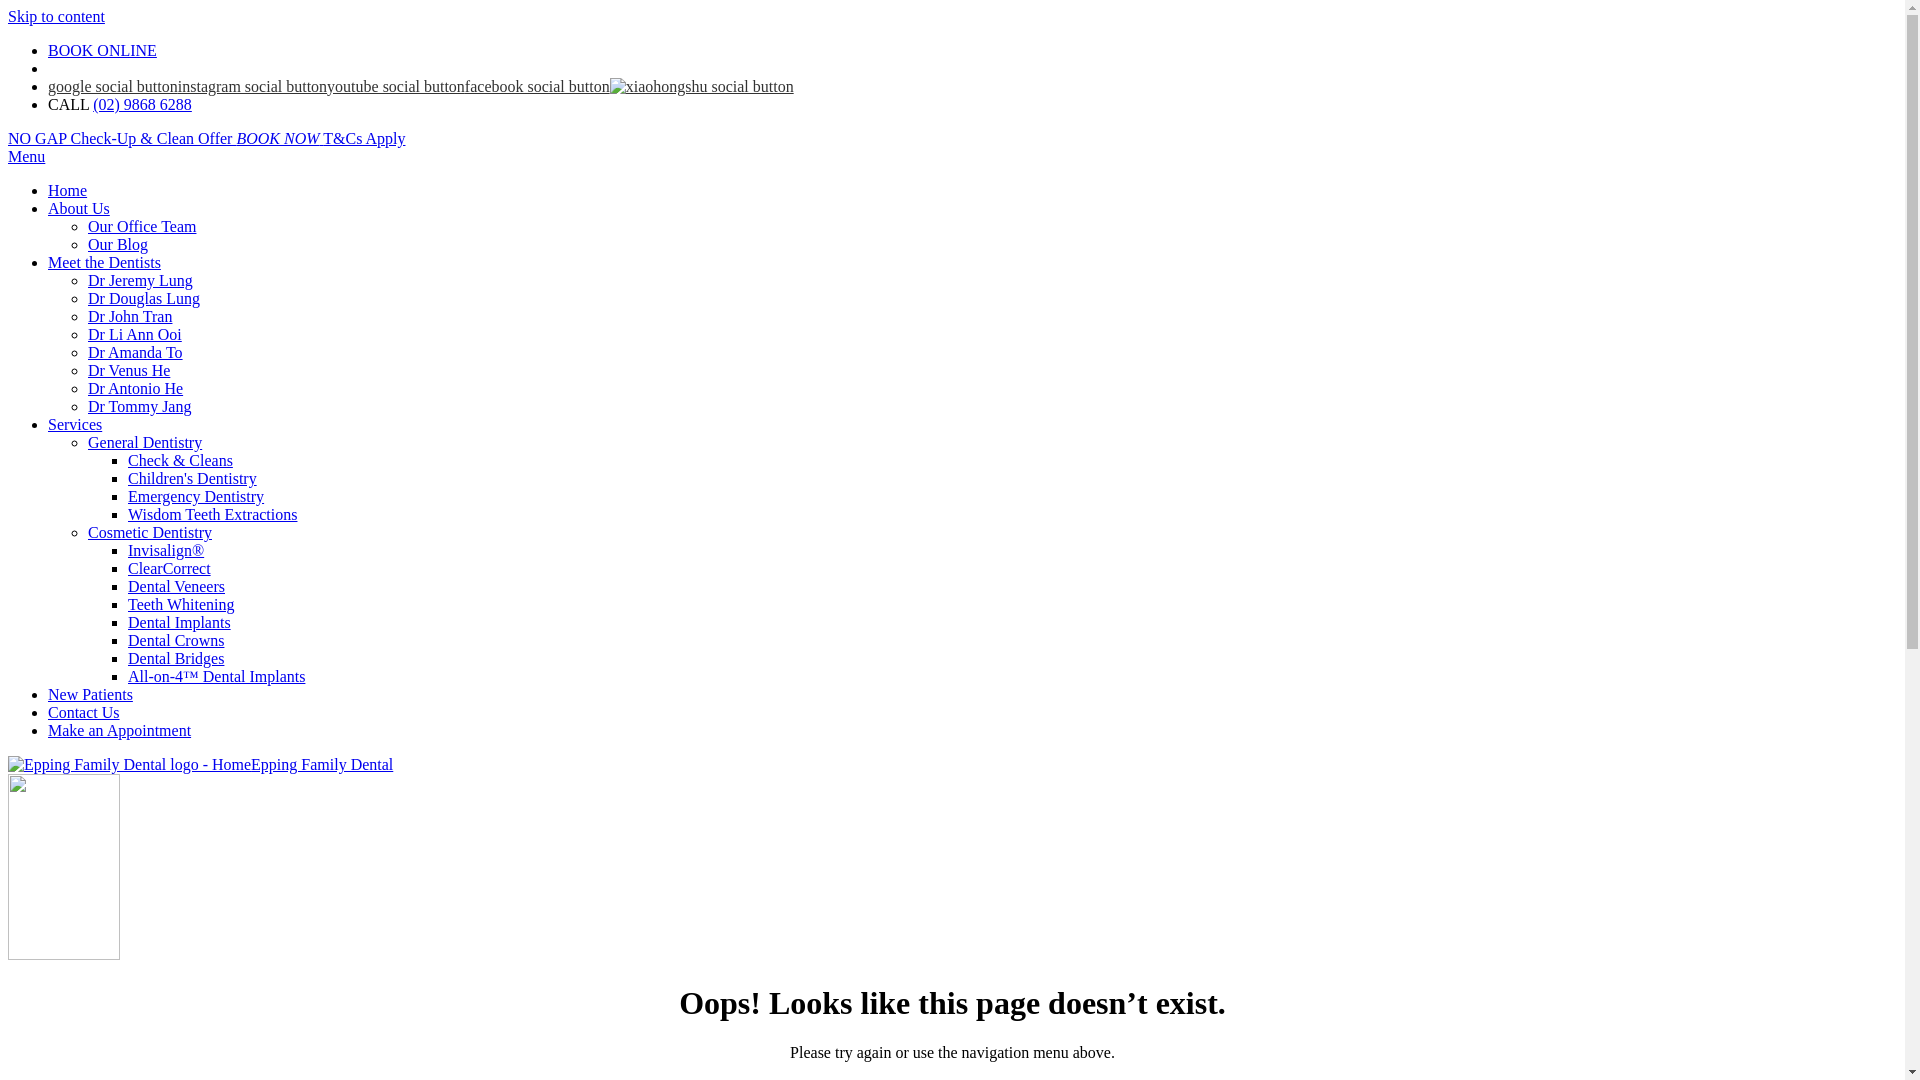  Describe the element at coordinates (89, 693) in the screenshot. I see `'New Patients'` at that location.